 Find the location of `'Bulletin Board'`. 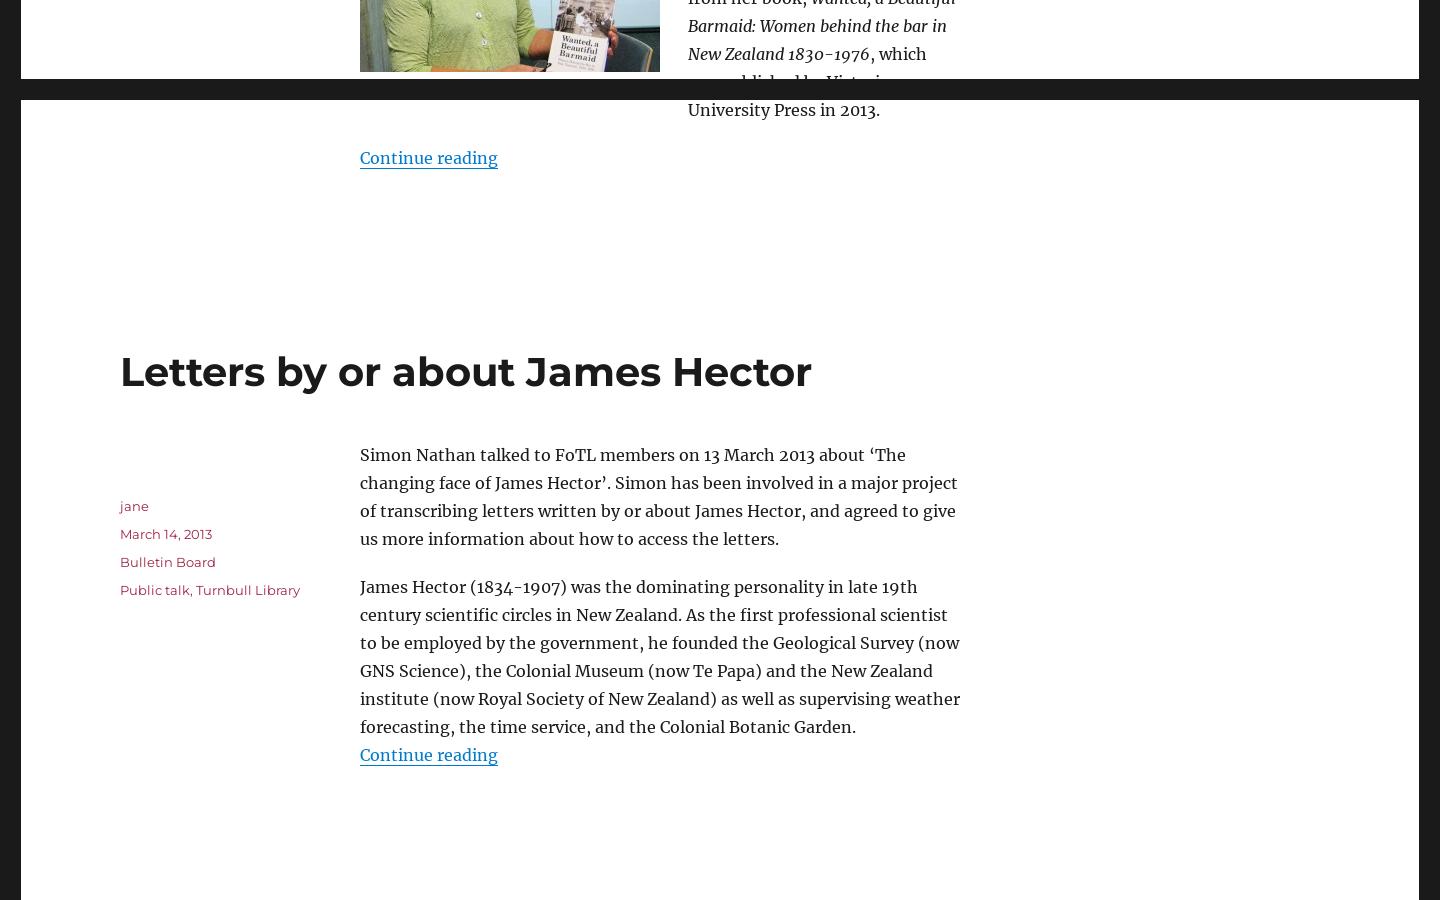

'Bulletin Board' is located at coordinates (119, 559).